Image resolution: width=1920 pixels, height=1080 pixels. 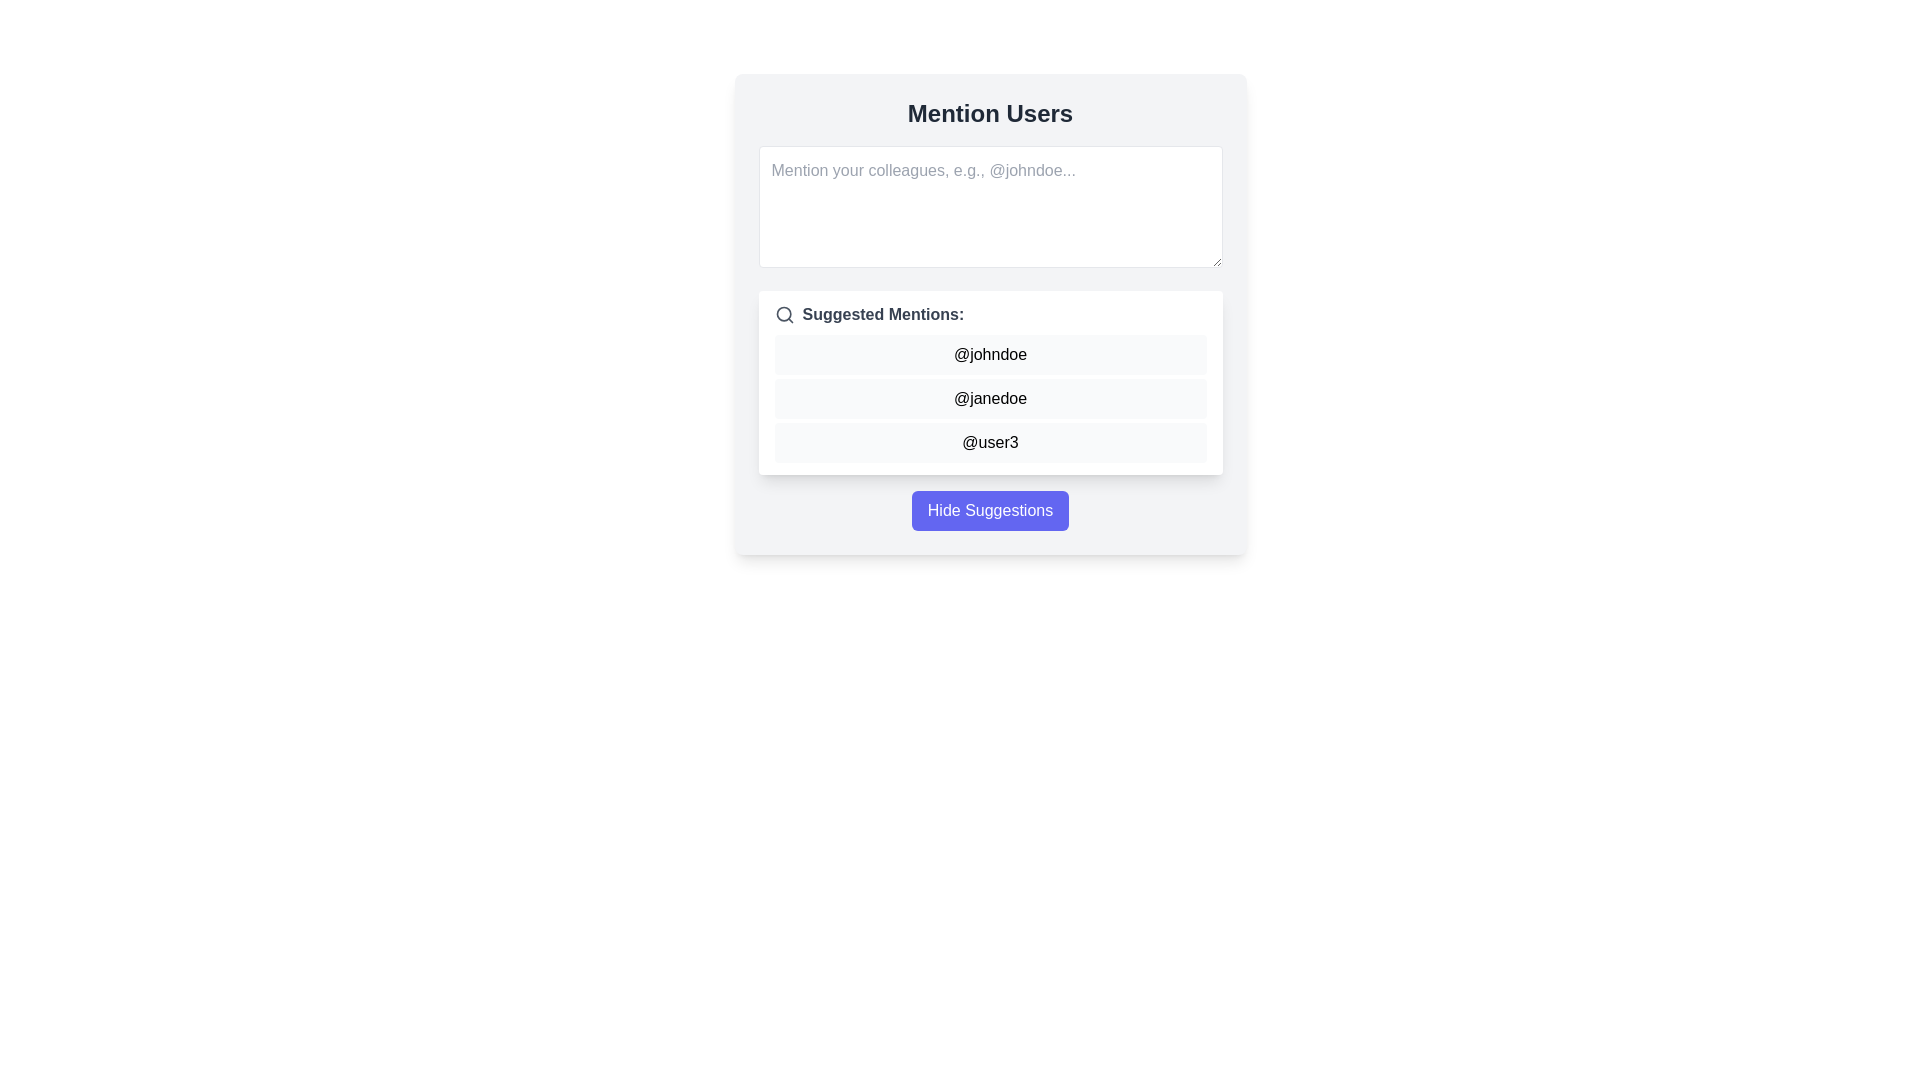 What do you see at coordinates (990, 442) in the screenshot?
I see `the suggested mention button for '@user3' located in the 'Mention Users' modal dialog, which is the third item in the vertical list of user mentions` at bounding box center [990, 442].